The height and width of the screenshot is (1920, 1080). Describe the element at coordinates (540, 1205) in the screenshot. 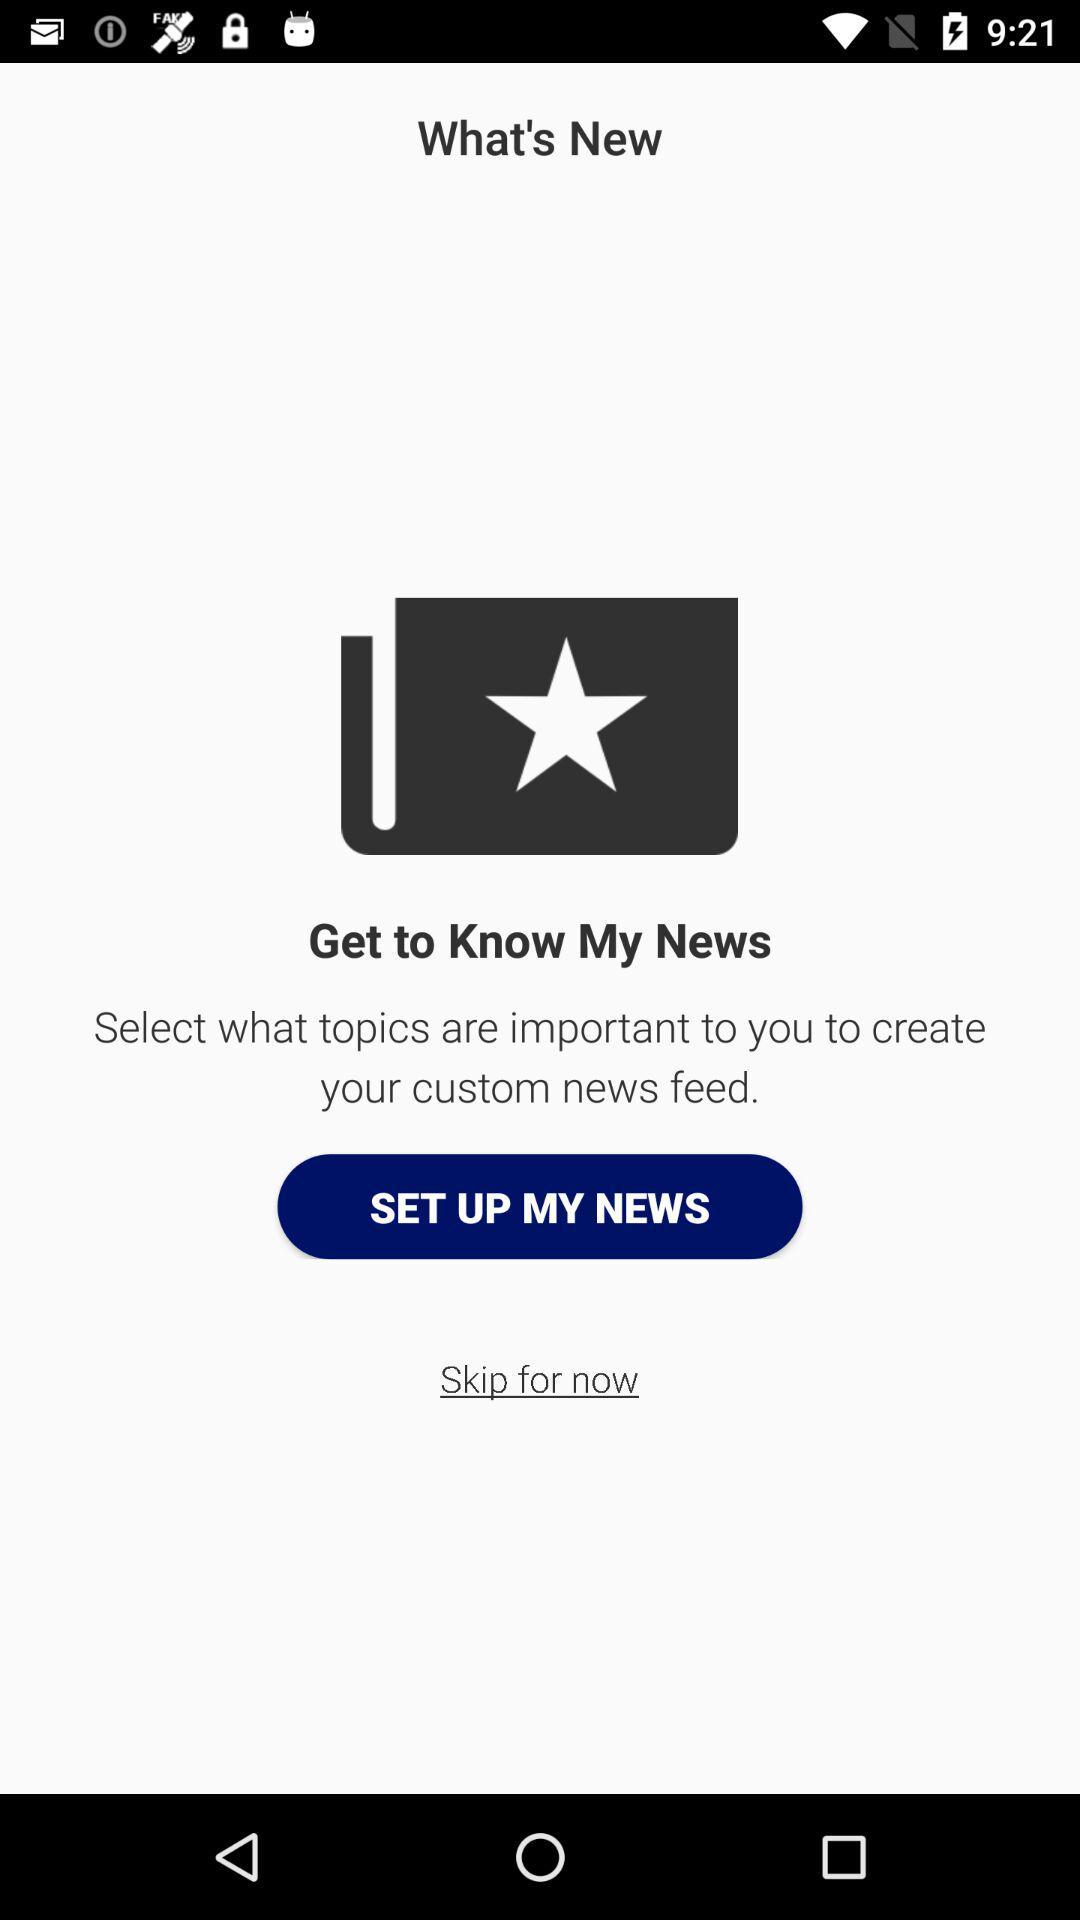

I see `the icon above the skip for now app` at that location.